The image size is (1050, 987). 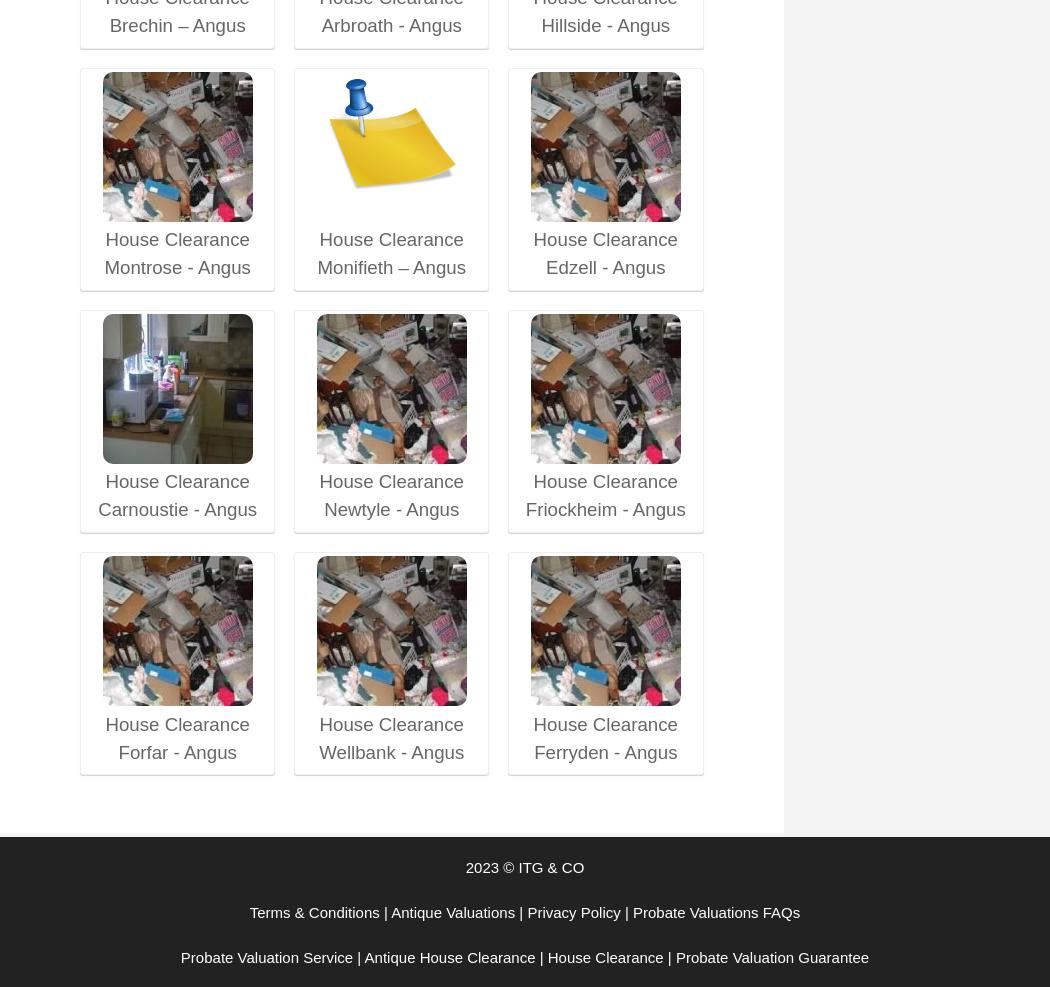 What do you see at coordinates (177, 736) in the screenshot?
I see `'House Clearance Forfar - Angus'` at bounding box center [177, 736].